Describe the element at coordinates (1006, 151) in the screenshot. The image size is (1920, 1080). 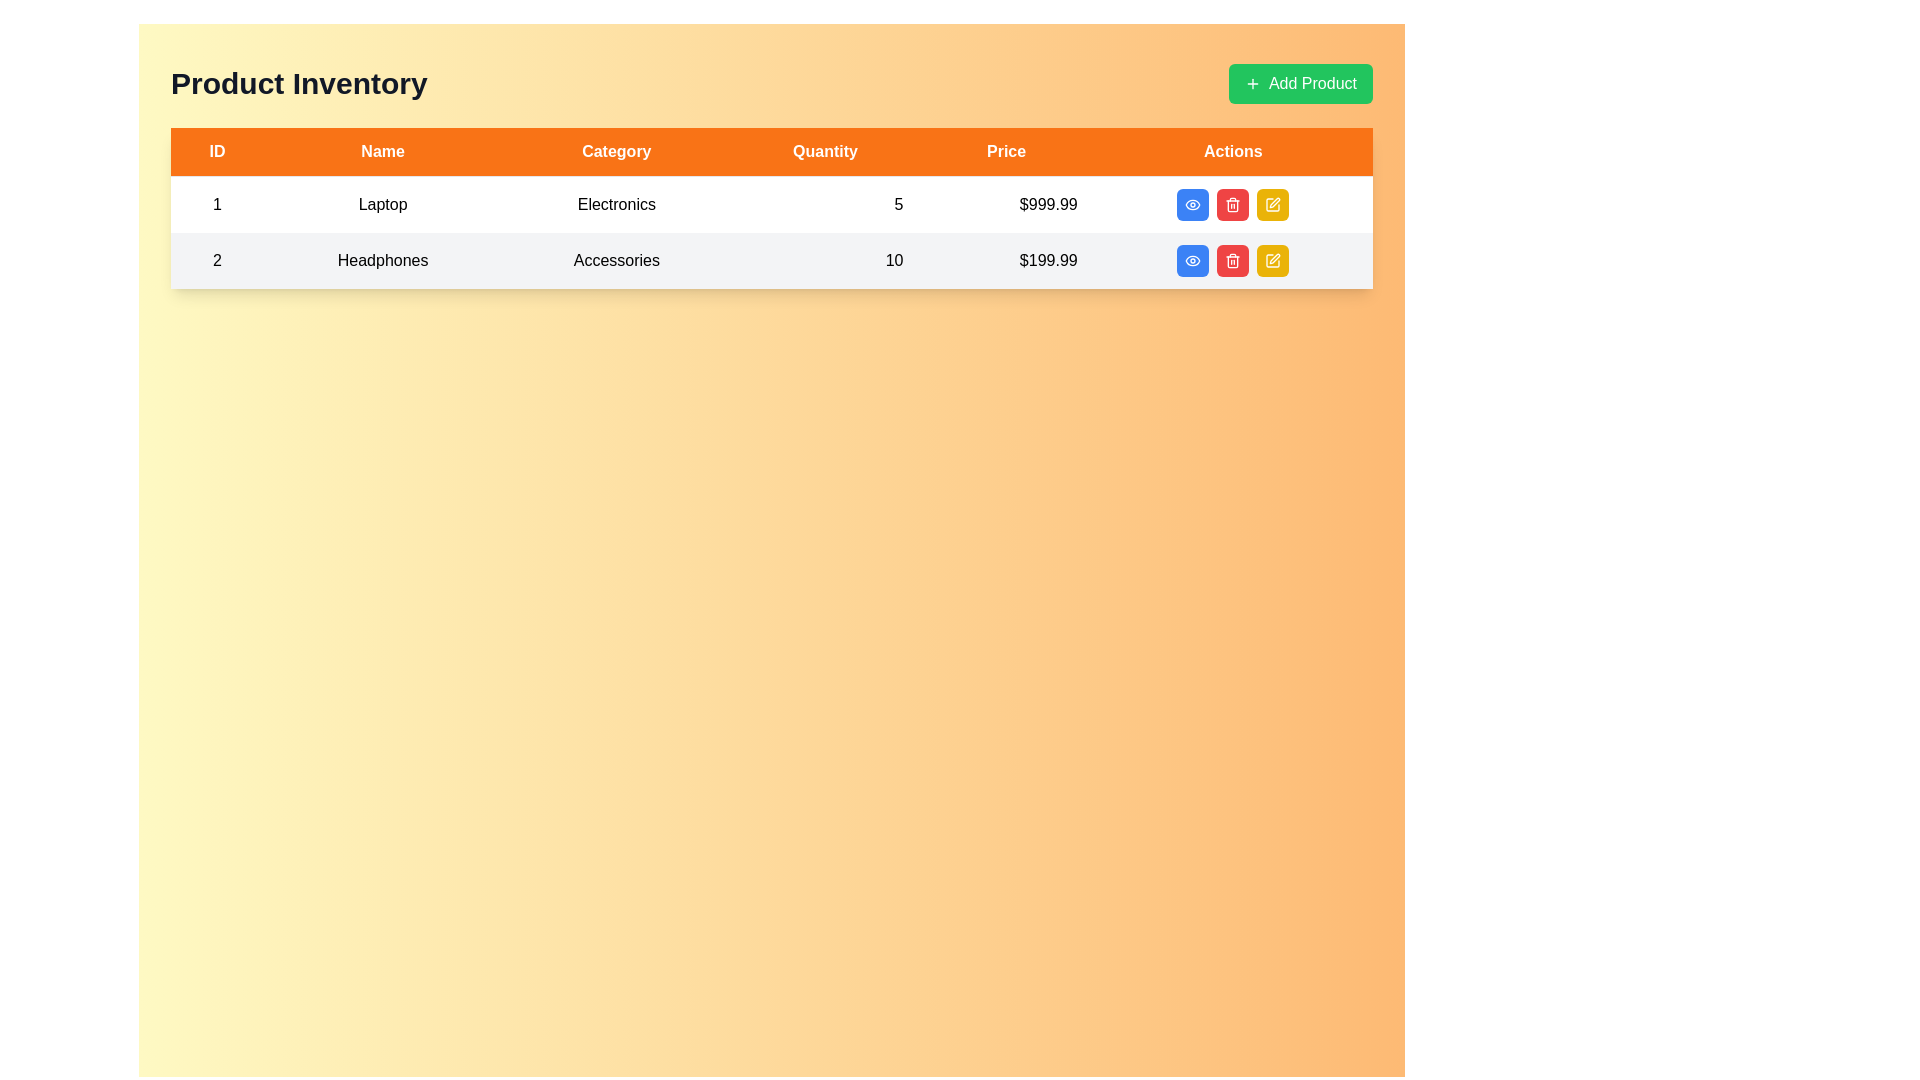
I see `the 'Price' header label, which is styled in white text against an orange background and is positioned between the 'Quantity' and 'Actions' labels in the header row` at that location.